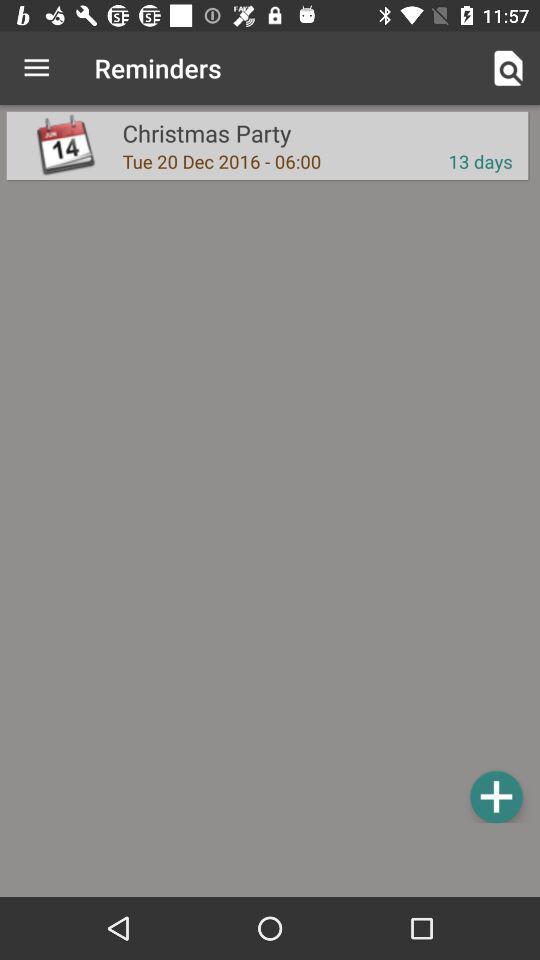 The image size is (540, 960). What do you see at coordinates (495, 796) in the screenshot?
I see `event` at bounding box center [495, 796].